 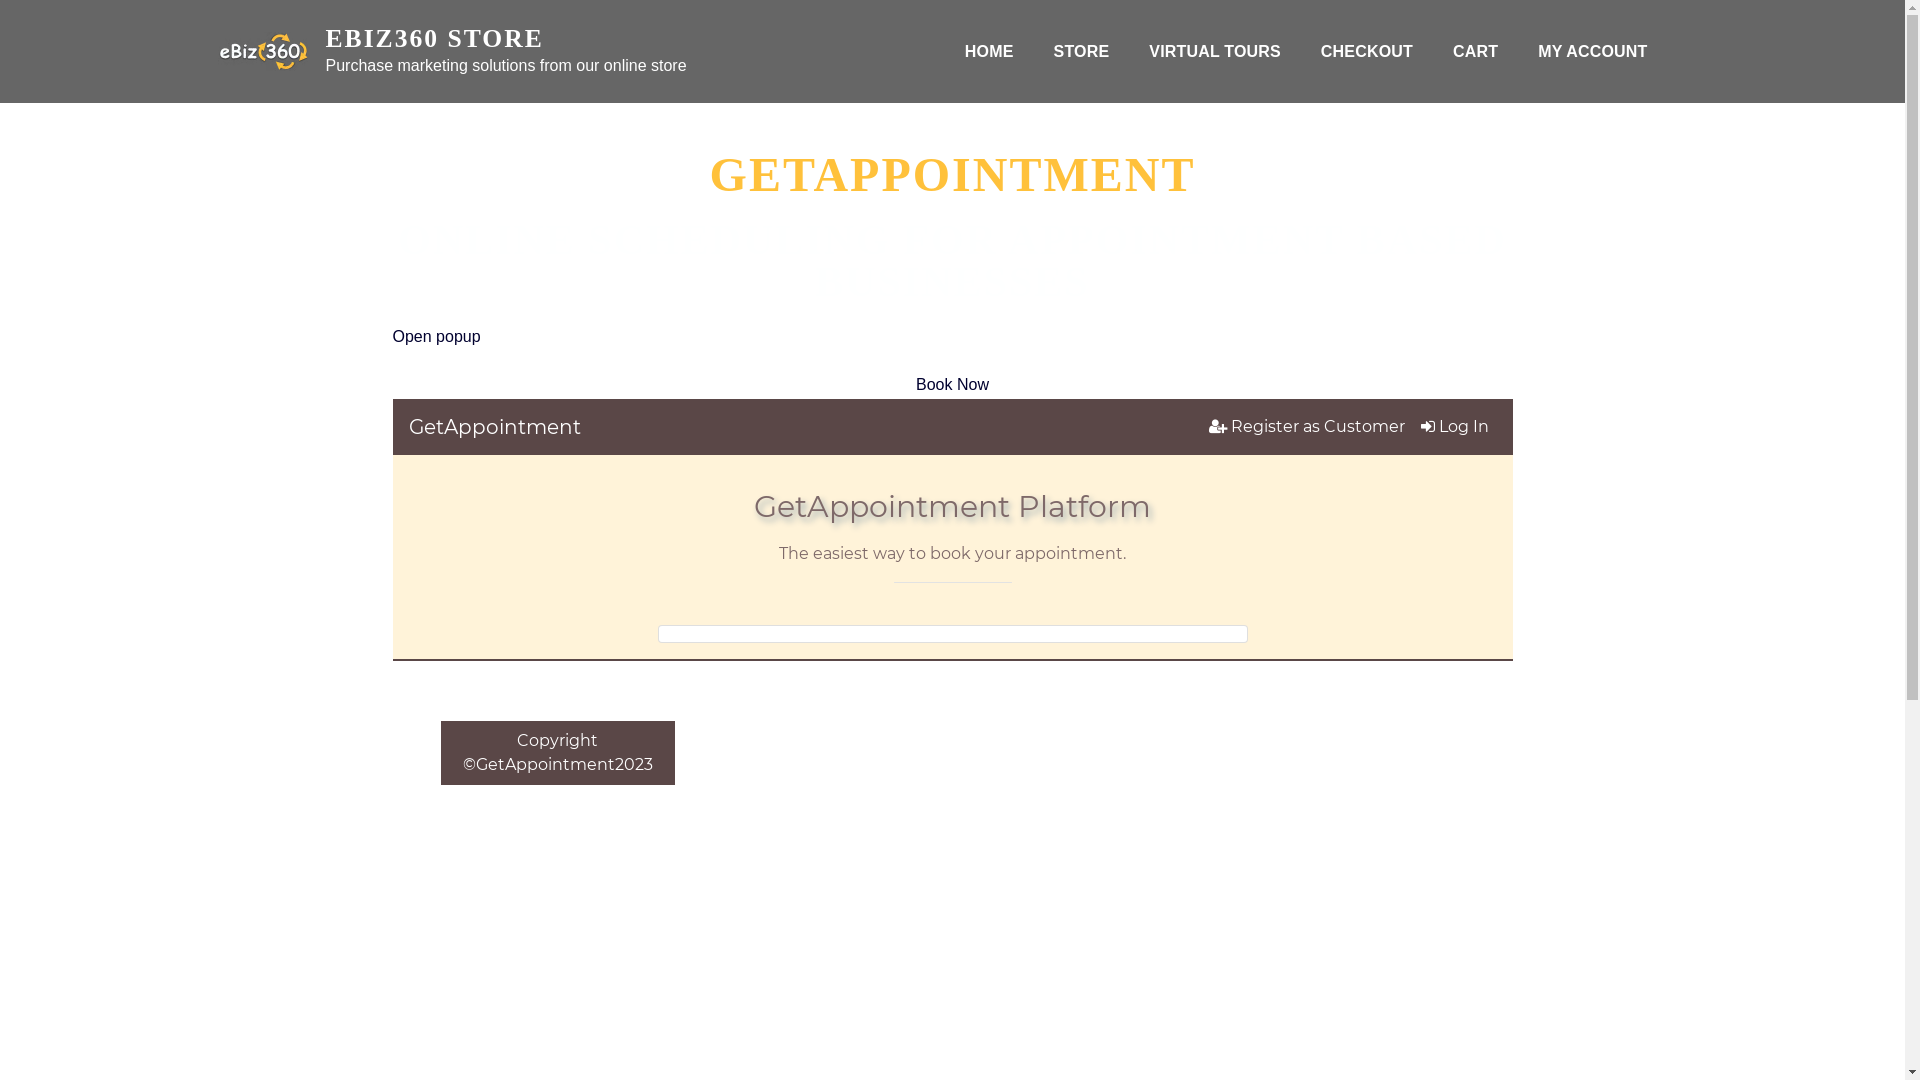 I want to click on 'STORE', so click(x=1080, y=50).